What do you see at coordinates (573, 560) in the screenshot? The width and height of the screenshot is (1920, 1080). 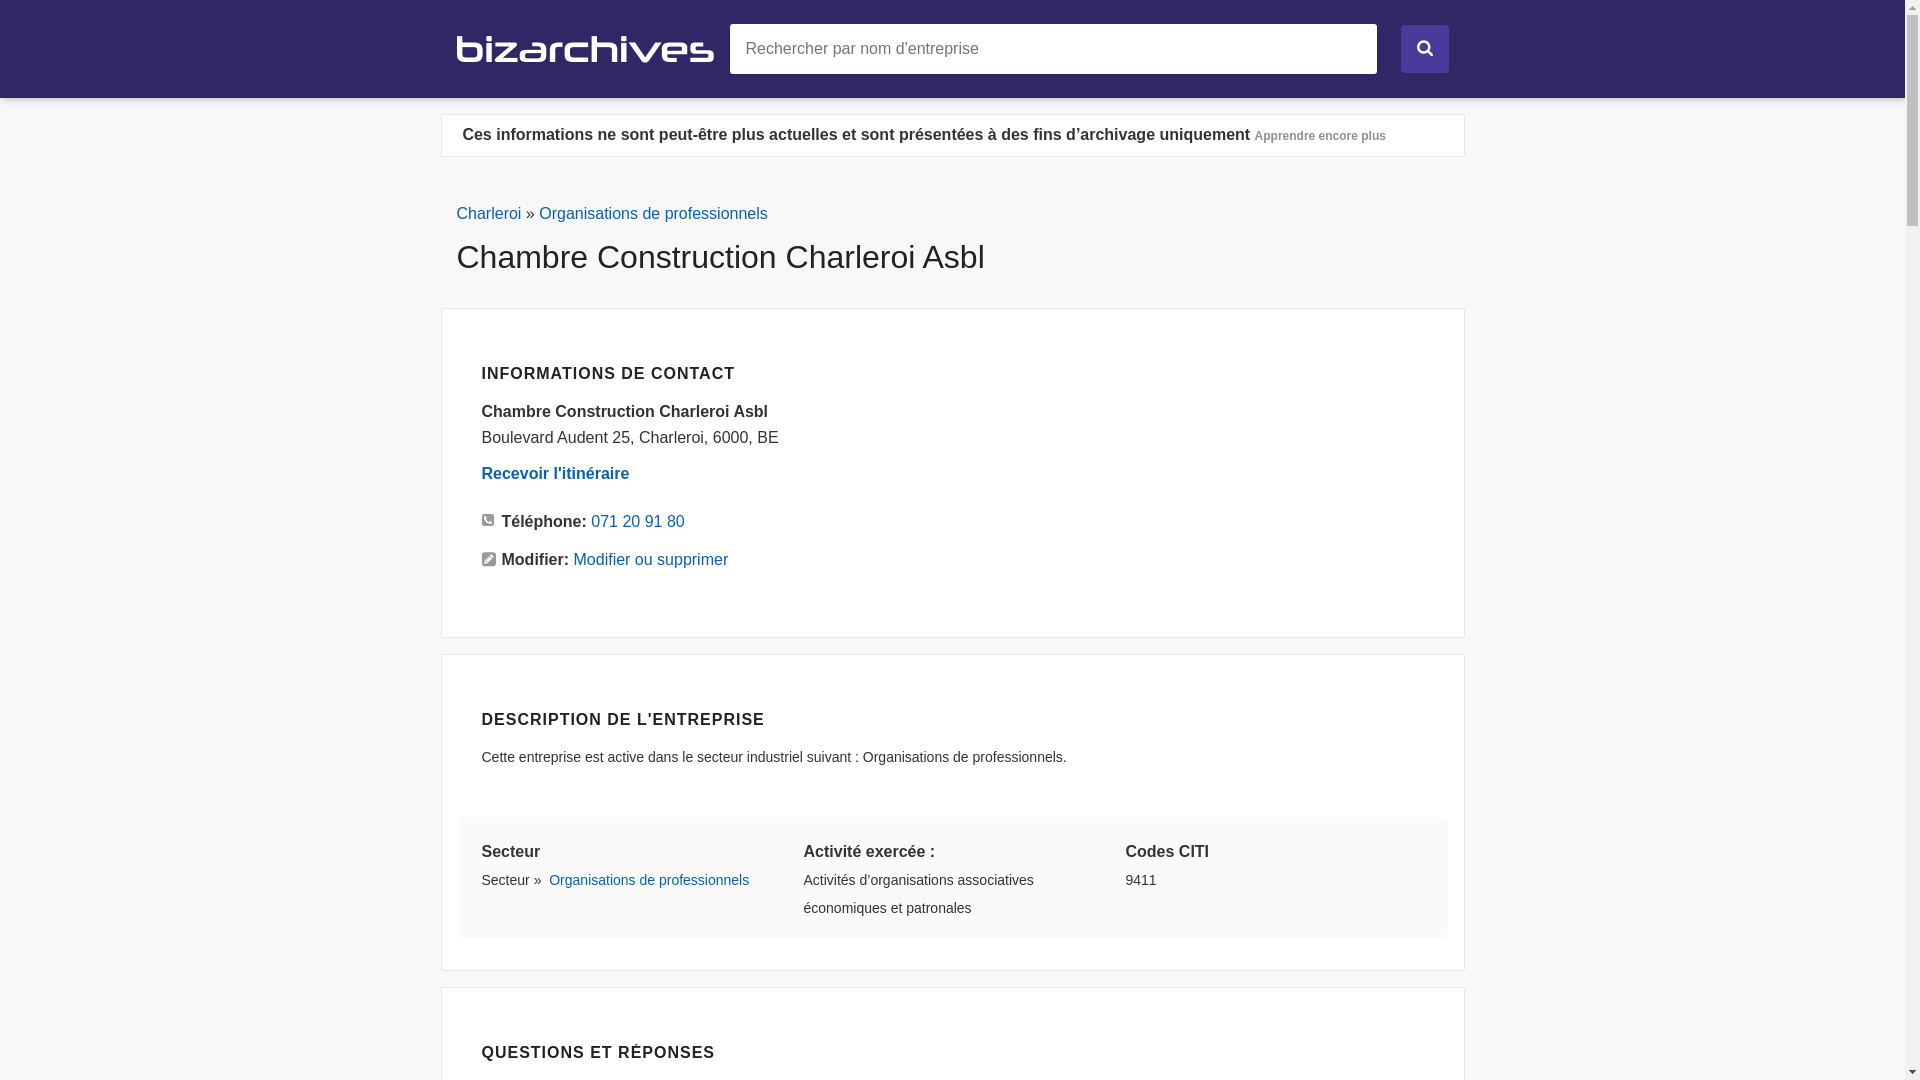 I see `'Modifier ou supprimer'` at bounding box center [573, 560].